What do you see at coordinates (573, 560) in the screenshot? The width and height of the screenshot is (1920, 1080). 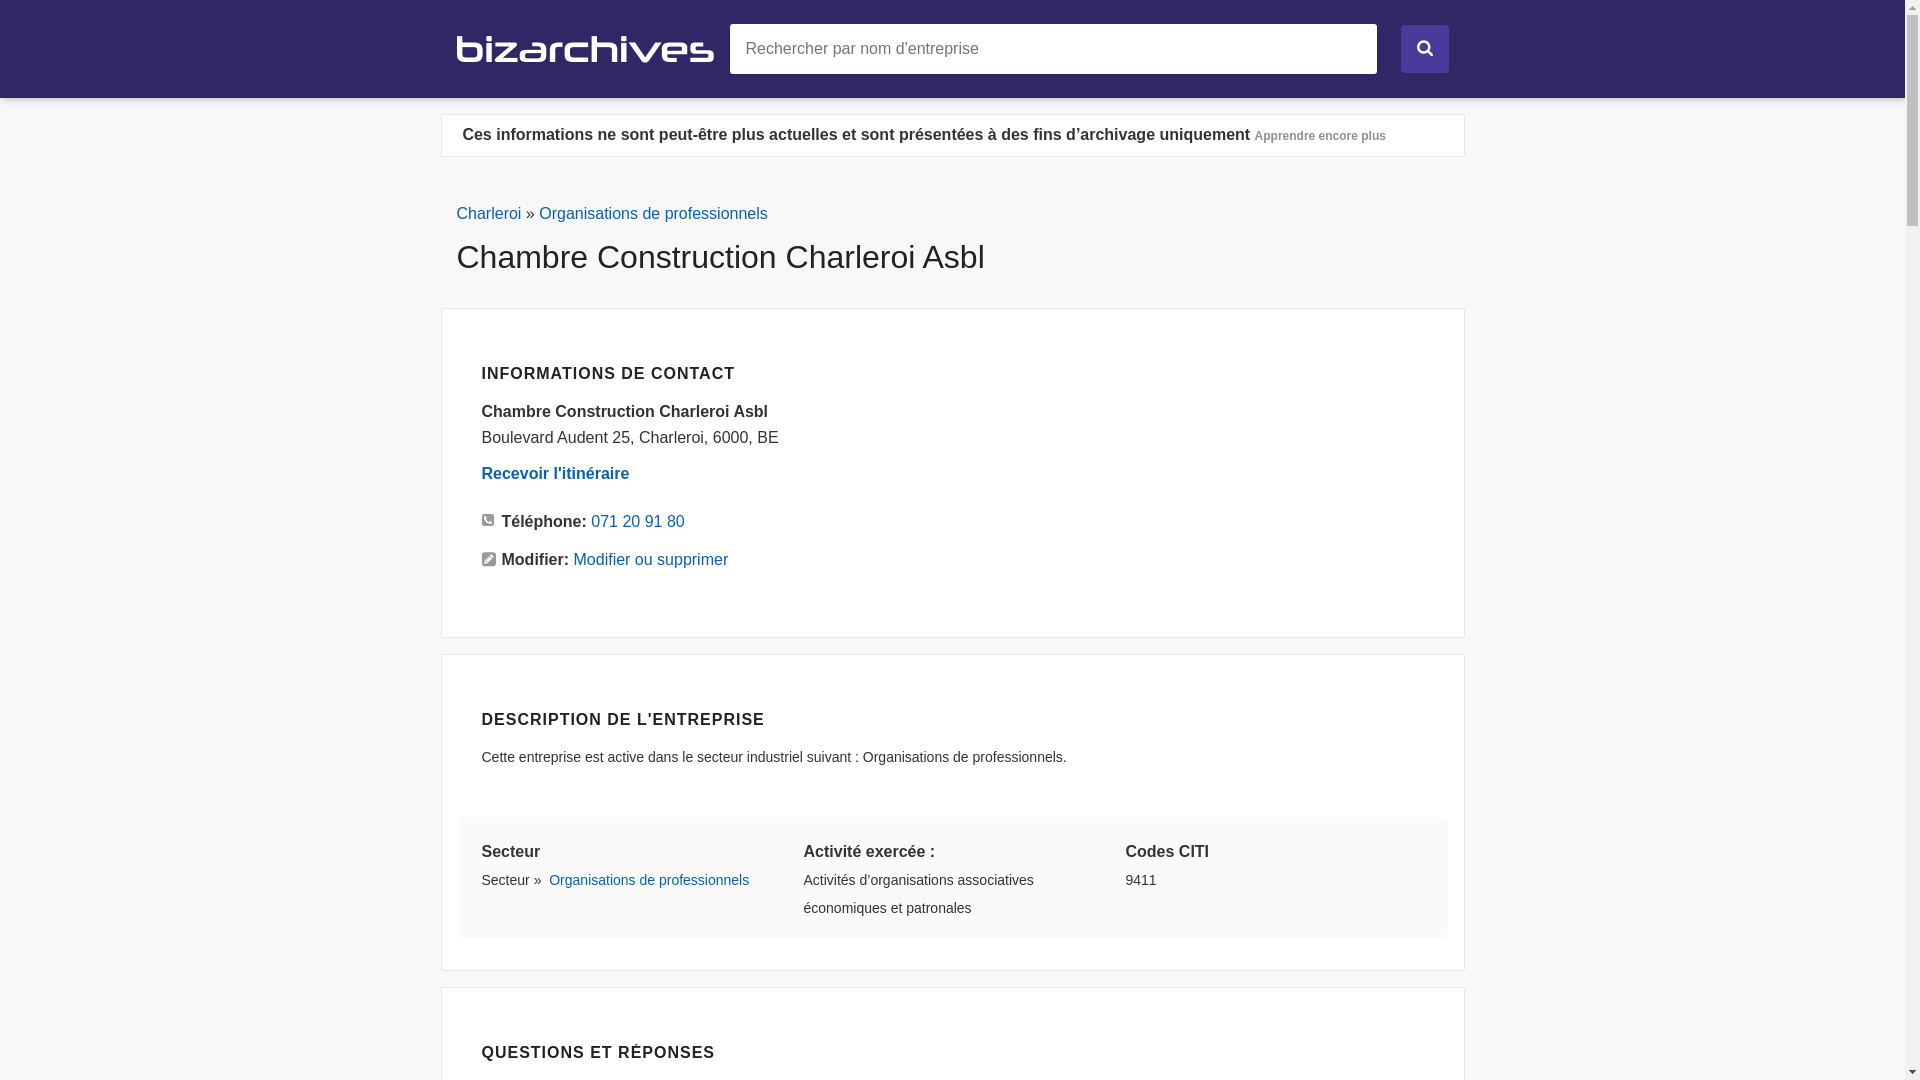 I see `'Modifier ou supprimer'` at bounding box center [573, 560].